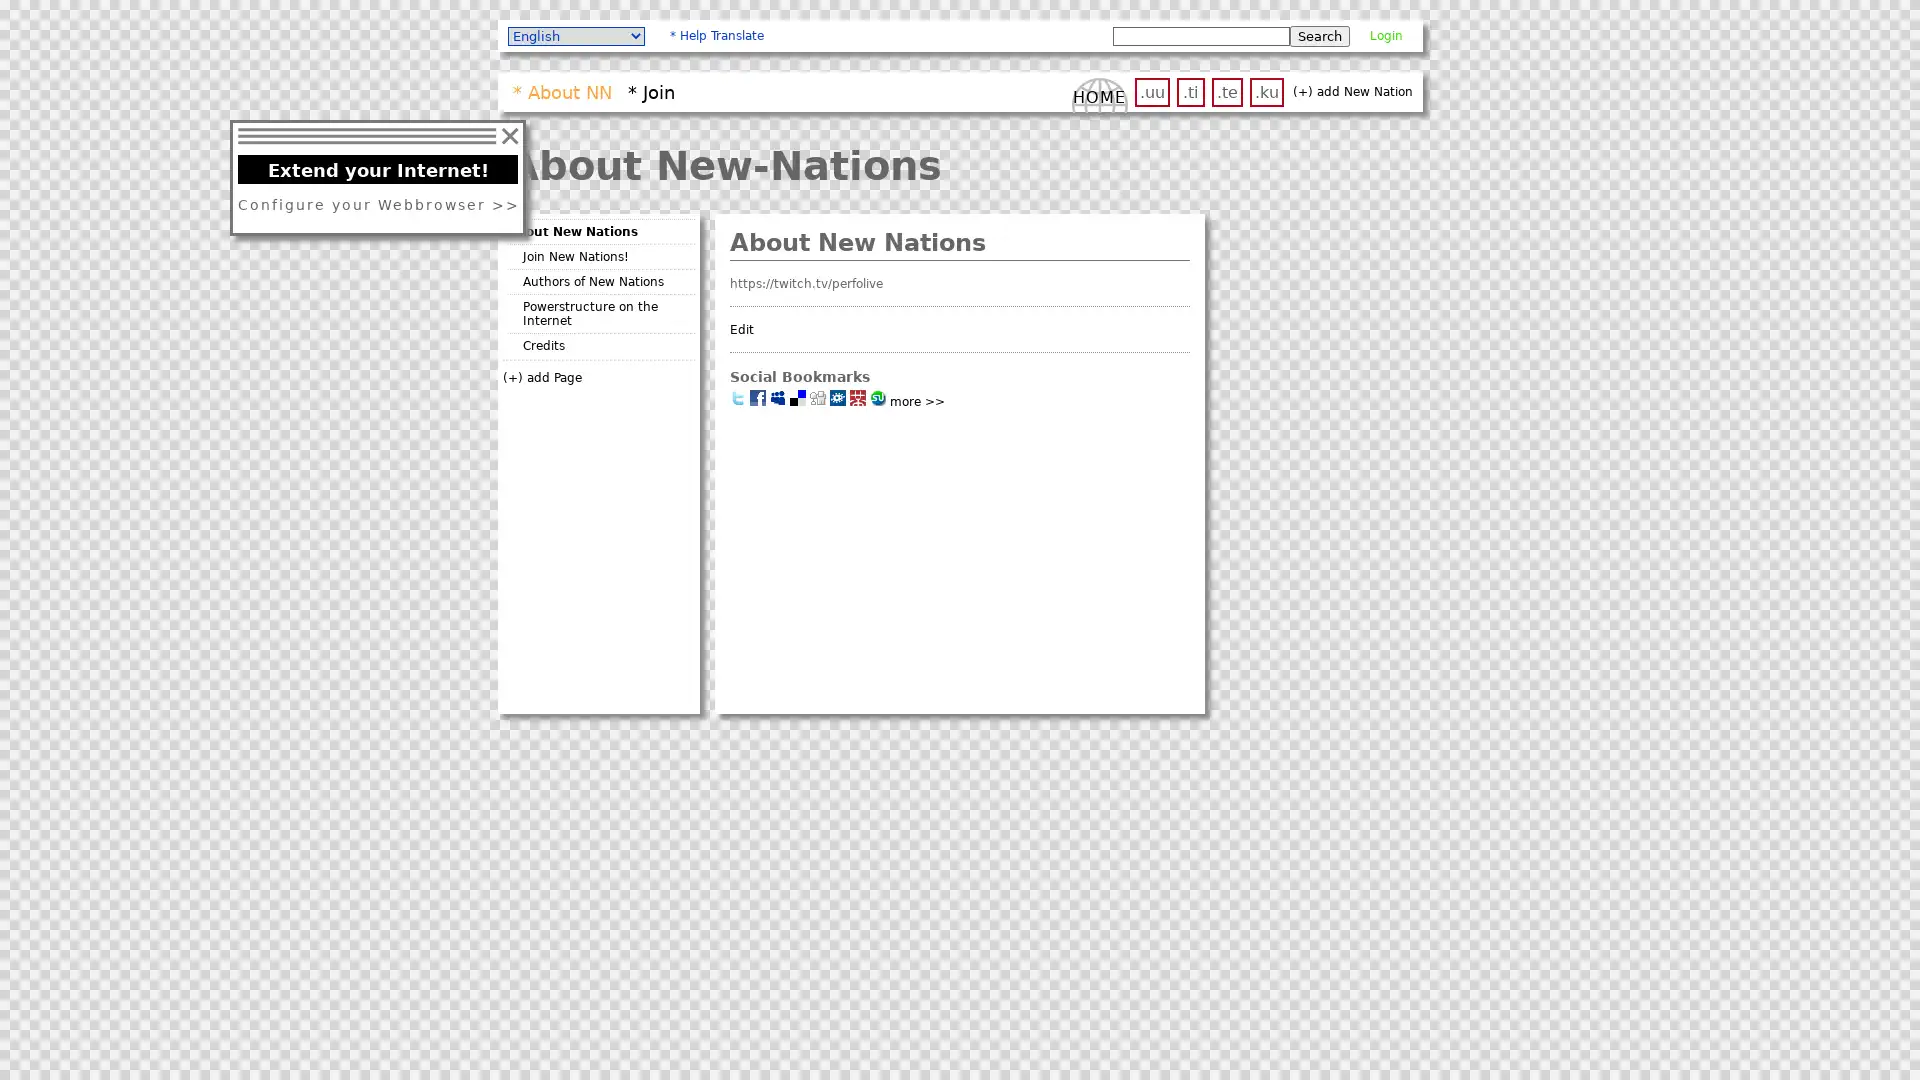 The width and height of the screenshot is (1920, 1080). I want to click on Search, so click(1319, 35).